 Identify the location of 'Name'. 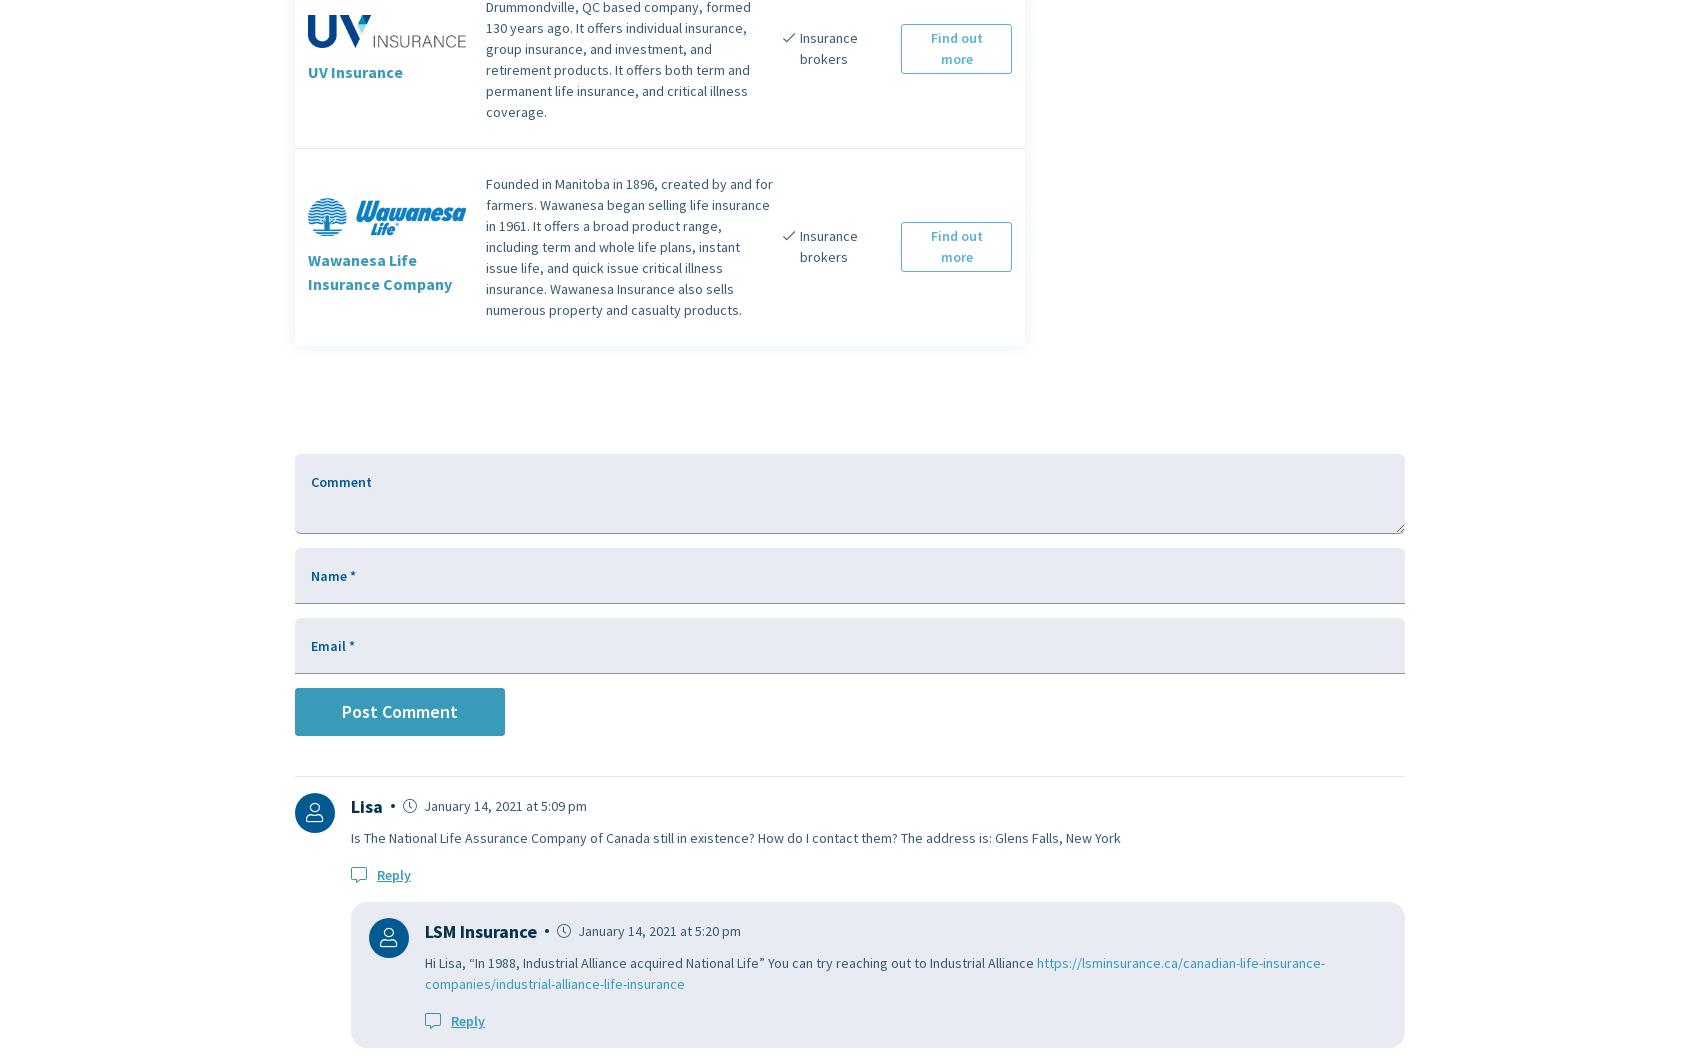
(329, 573).